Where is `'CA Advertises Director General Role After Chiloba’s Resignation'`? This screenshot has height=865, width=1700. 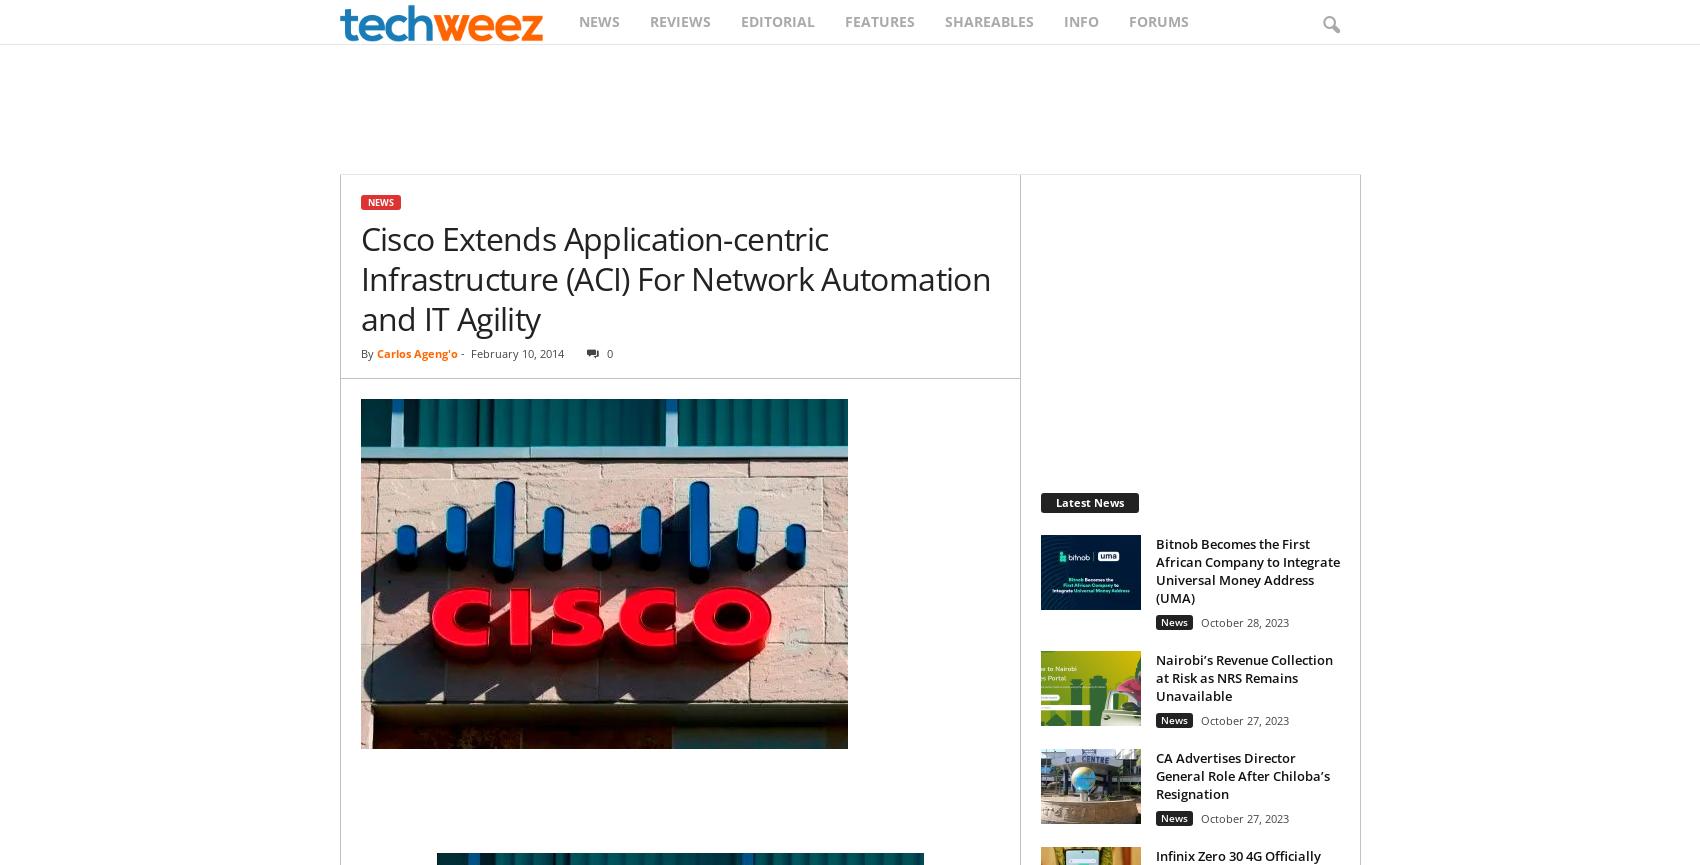 'CA Advertises Director General Role After Chiloba’s Resignation' is located at coordinates (1241, 774).